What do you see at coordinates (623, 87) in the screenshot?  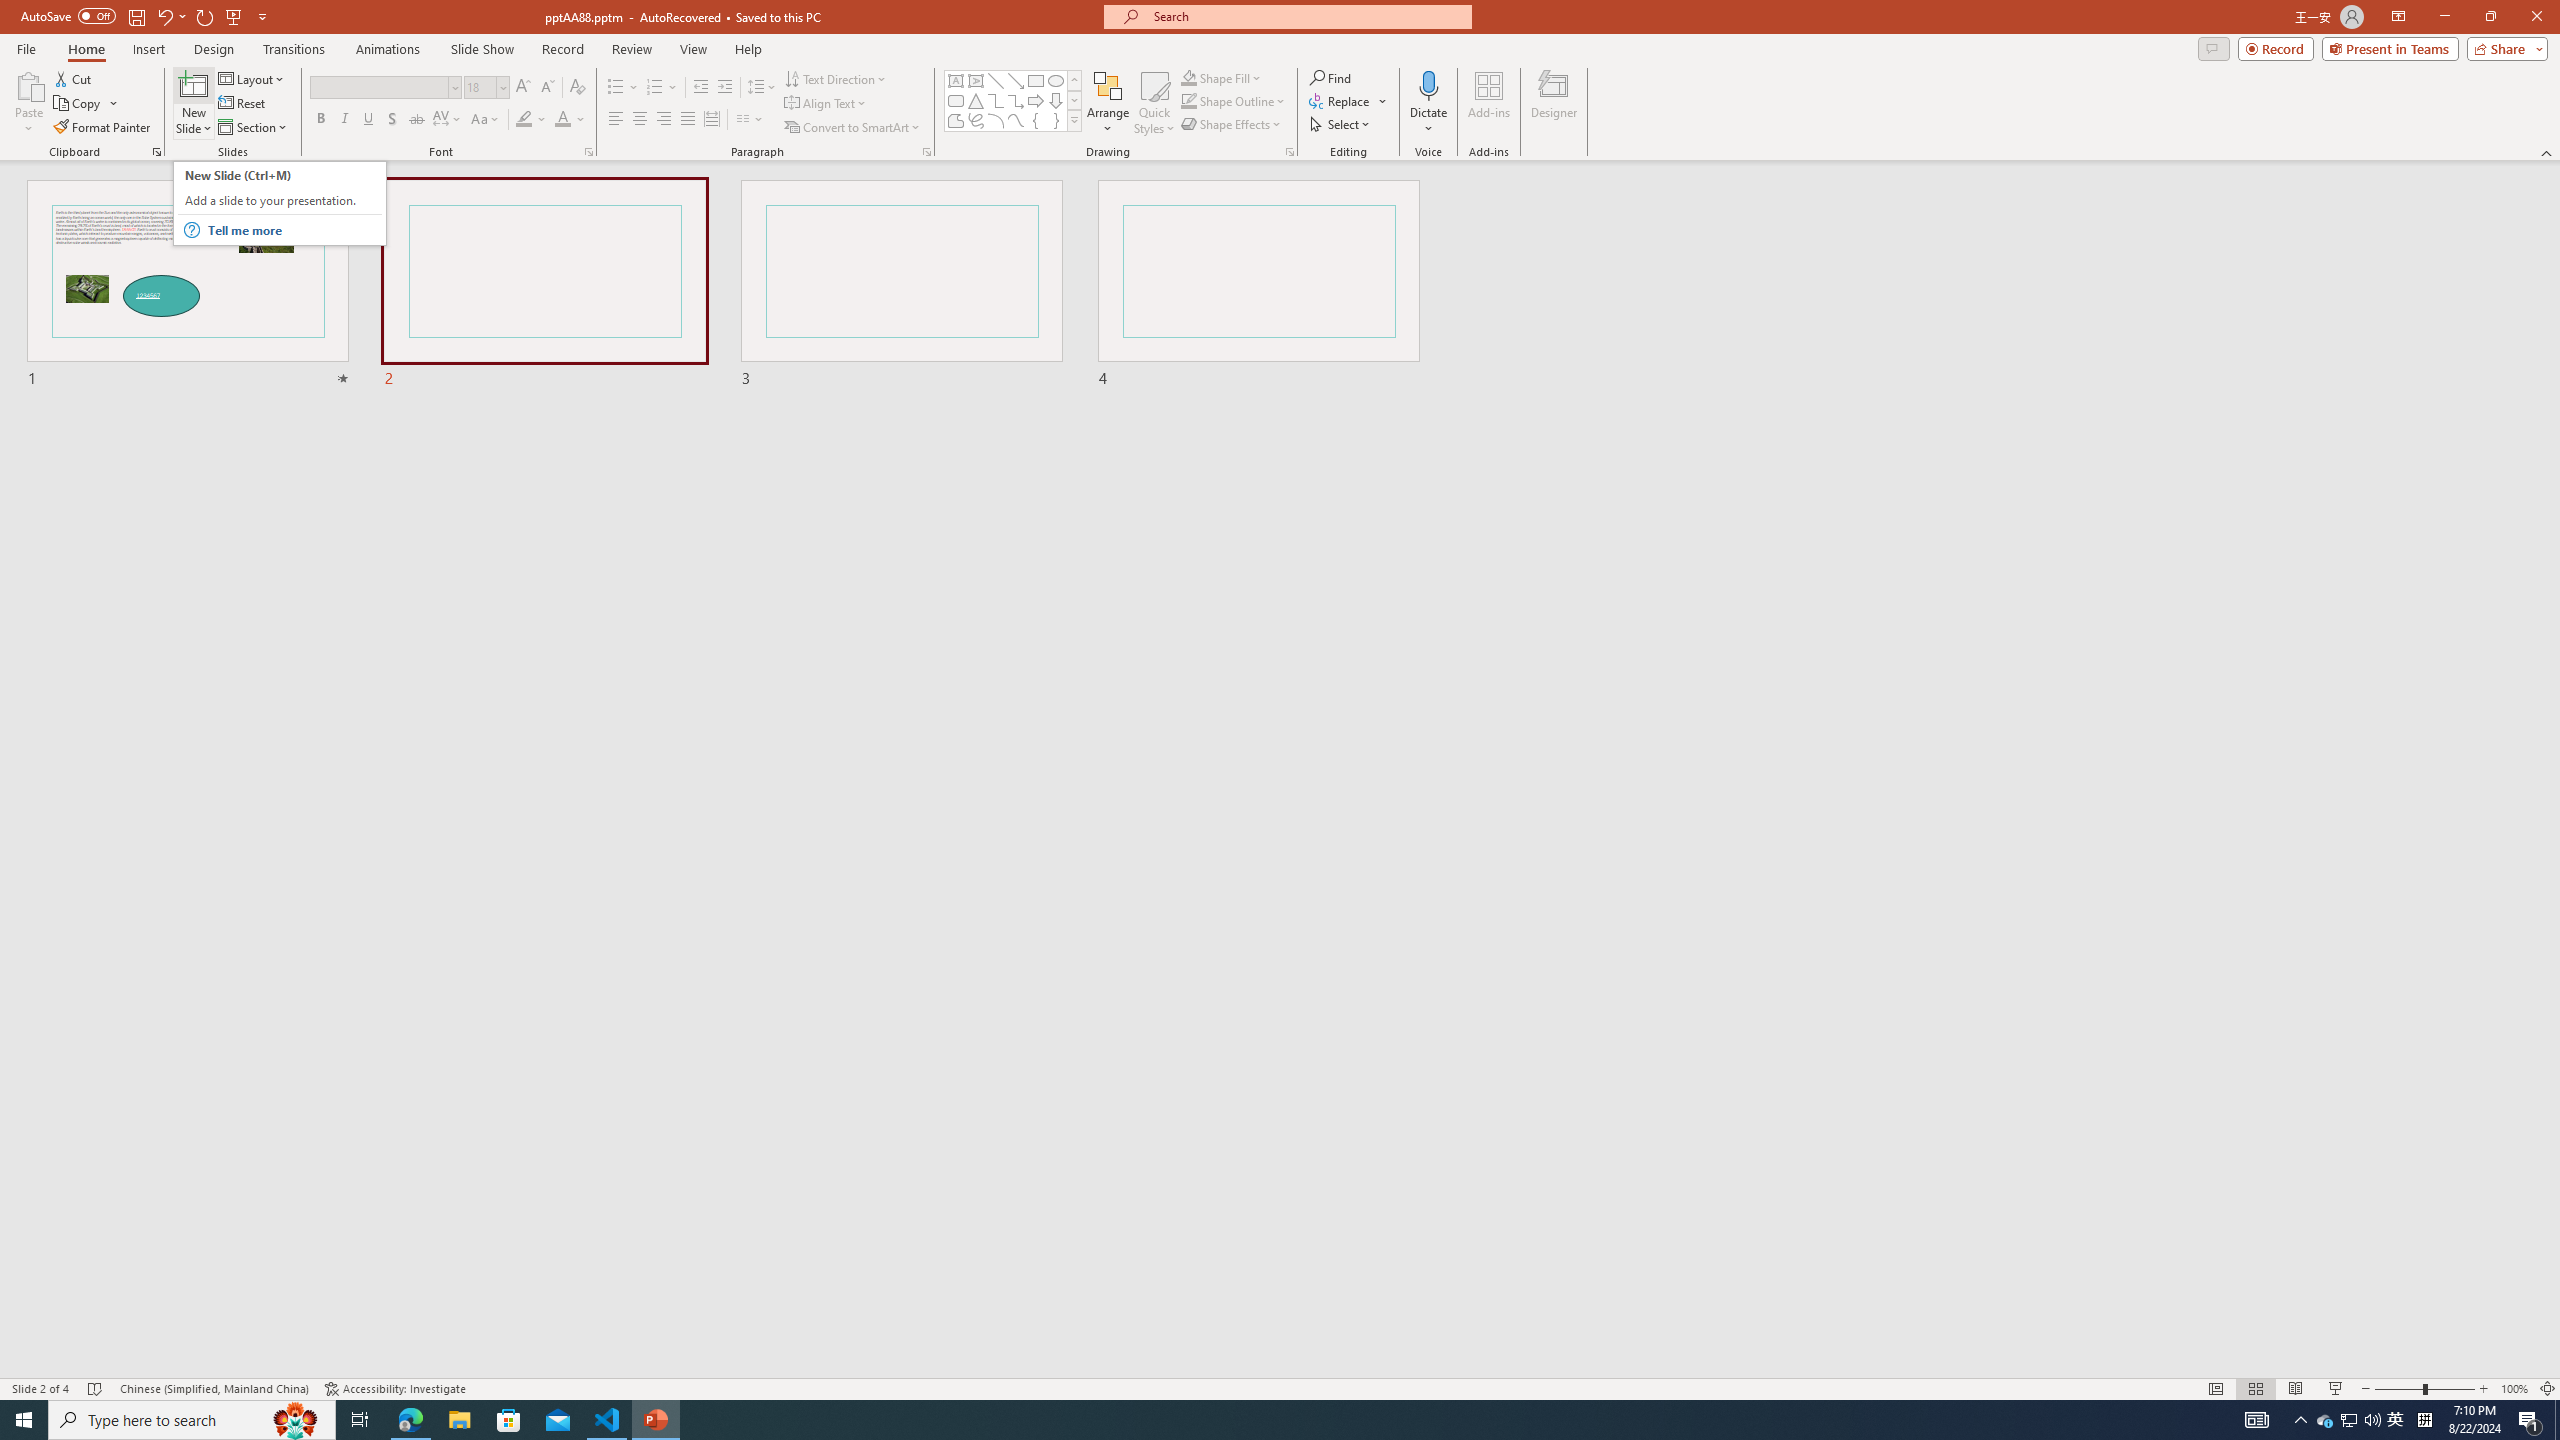 I see `'Bullets'` at bounding box center [623, 87].